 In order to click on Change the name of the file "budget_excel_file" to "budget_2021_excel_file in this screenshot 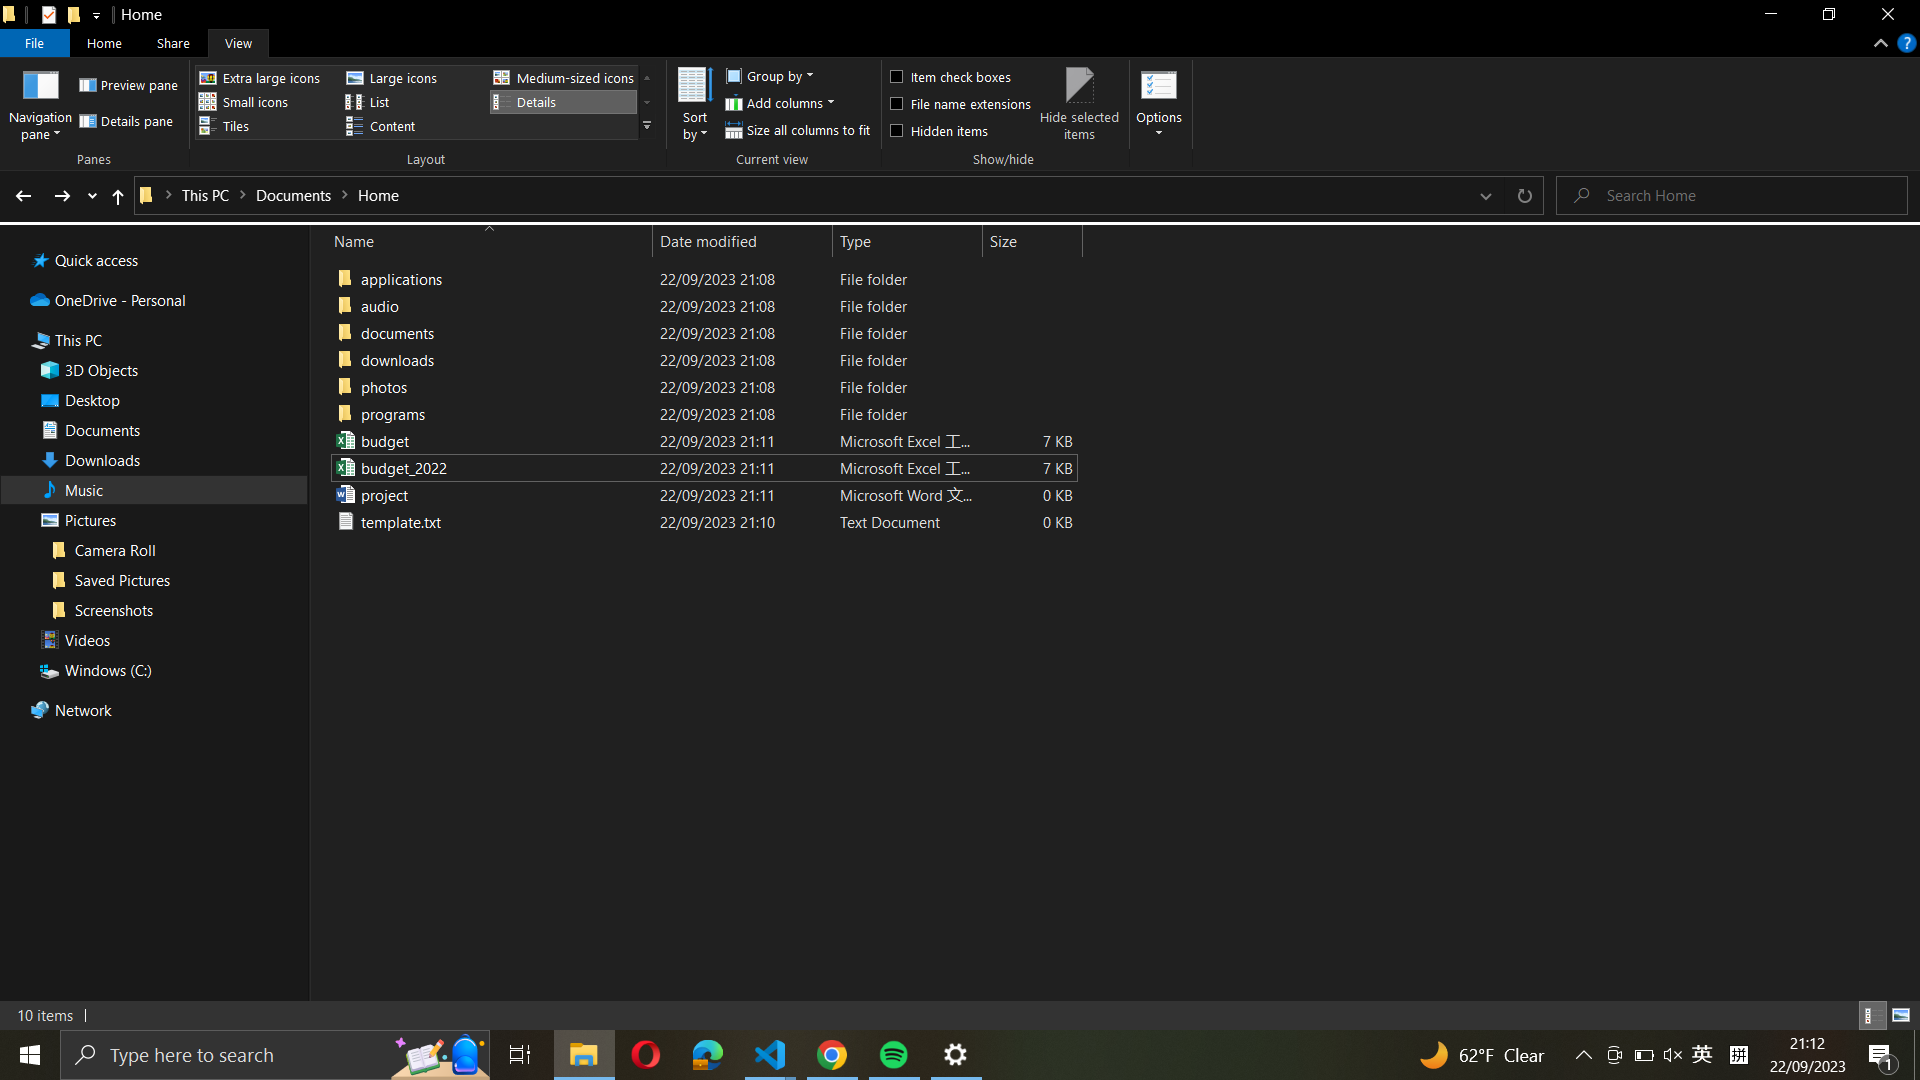, I will do `click(700, 439)`.